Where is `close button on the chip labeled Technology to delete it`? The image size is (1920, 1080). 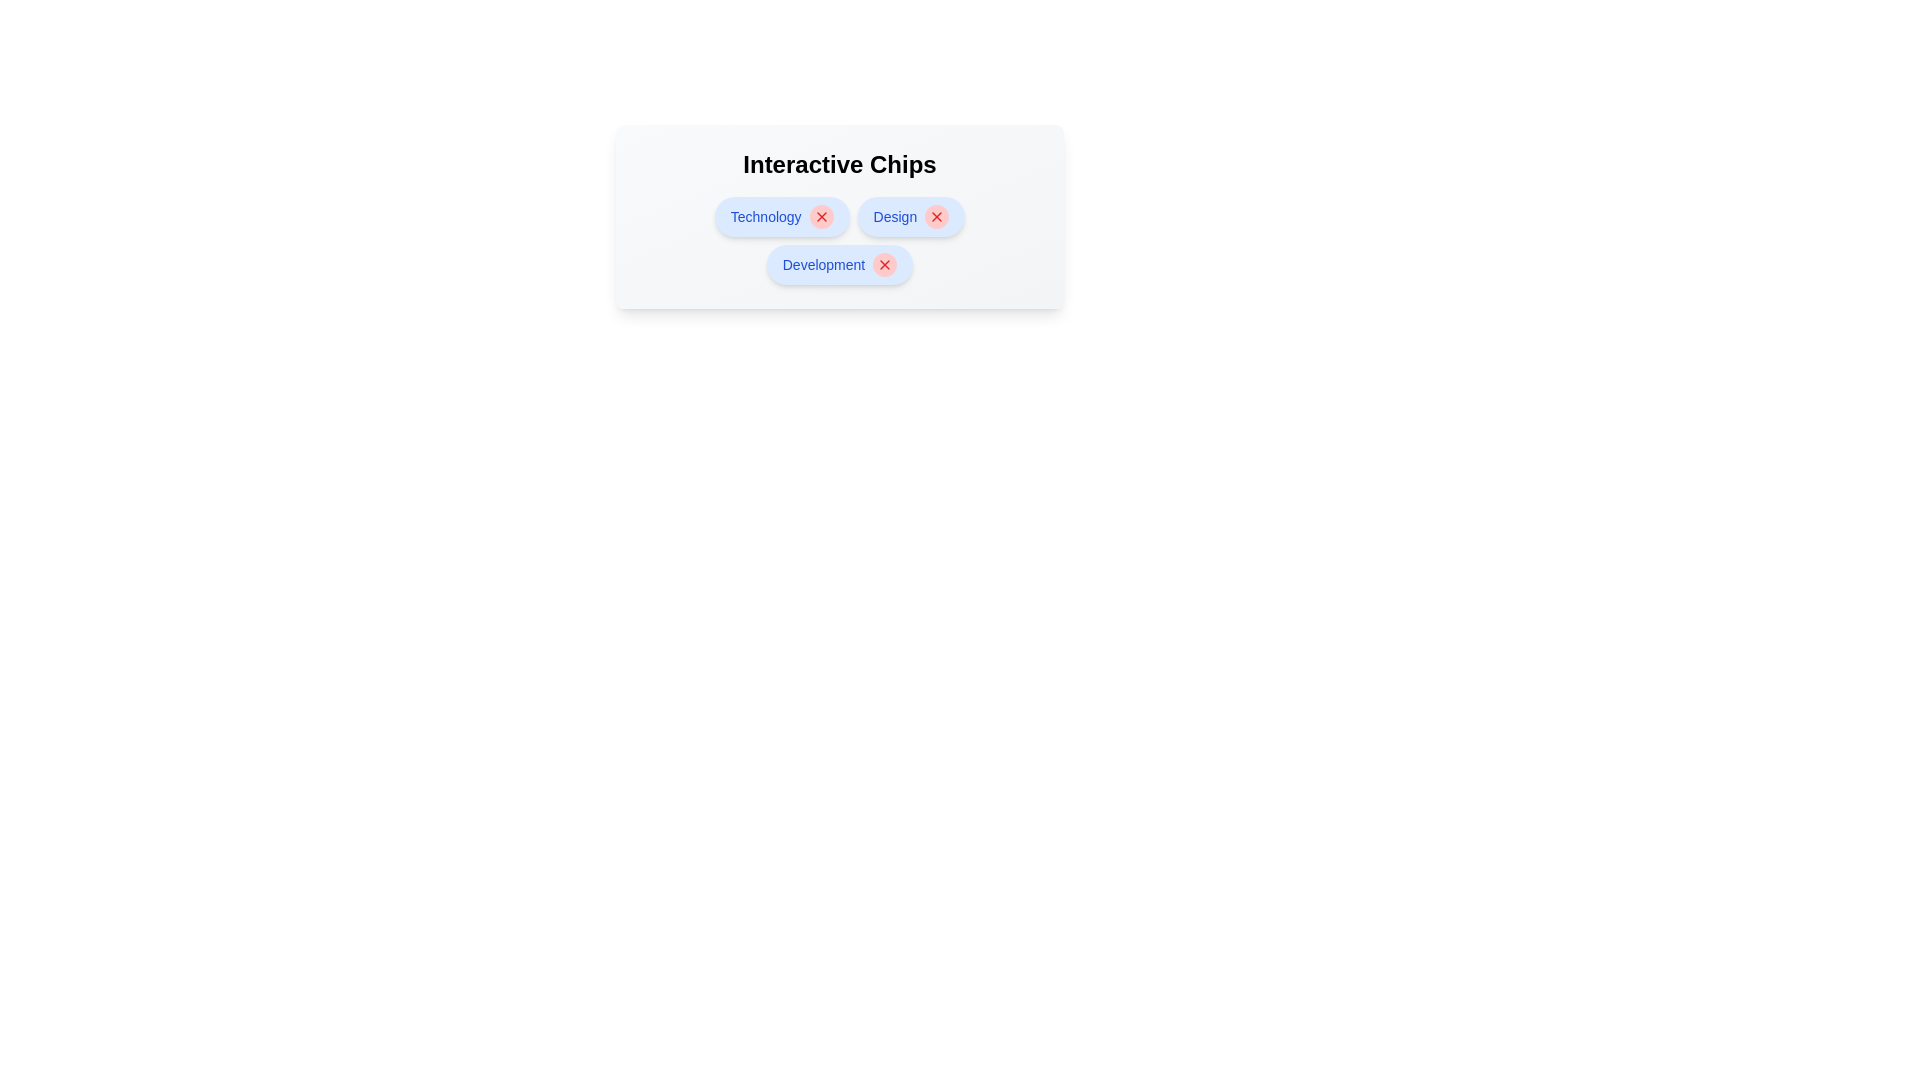 close button on the chip labeled Technology to delete it is located at coordinates (821, 216).